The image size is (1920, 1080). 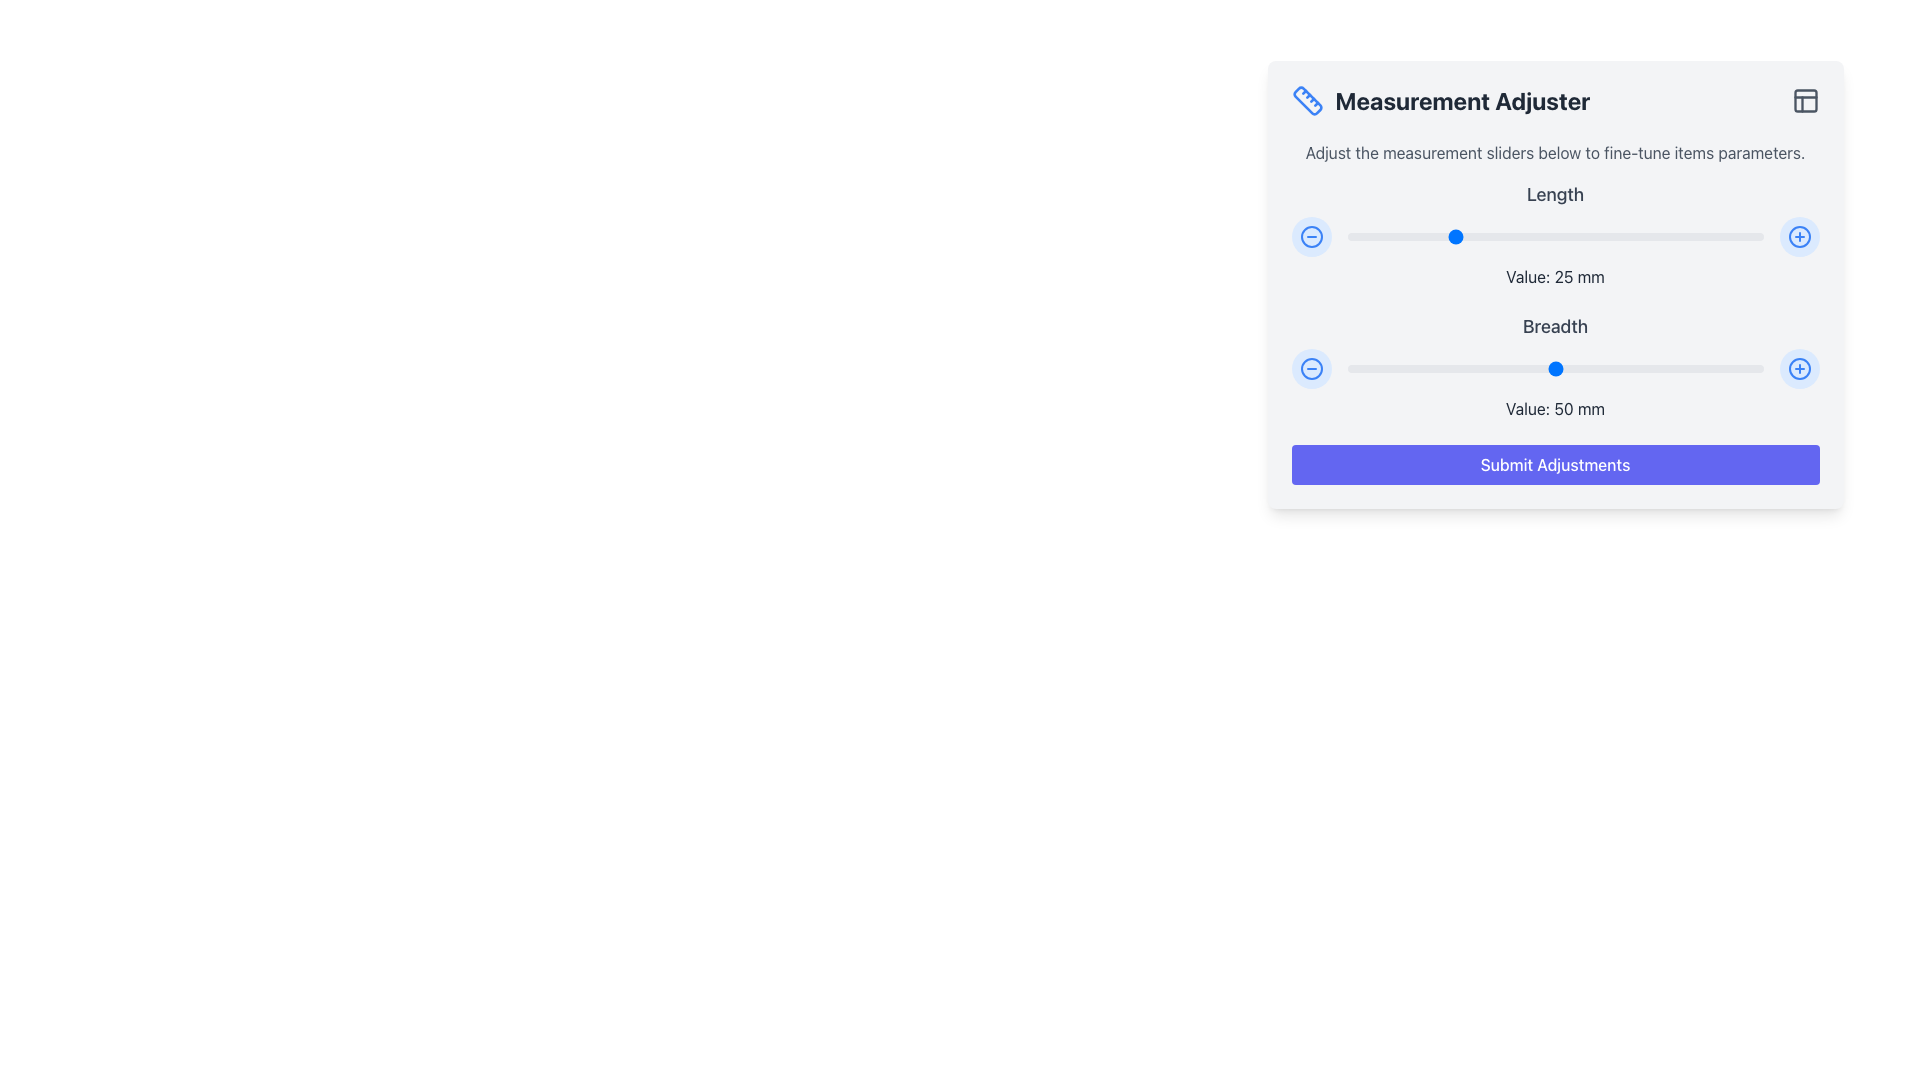 I want to click on the length adjustment slider, so click(x=1505, y=235).